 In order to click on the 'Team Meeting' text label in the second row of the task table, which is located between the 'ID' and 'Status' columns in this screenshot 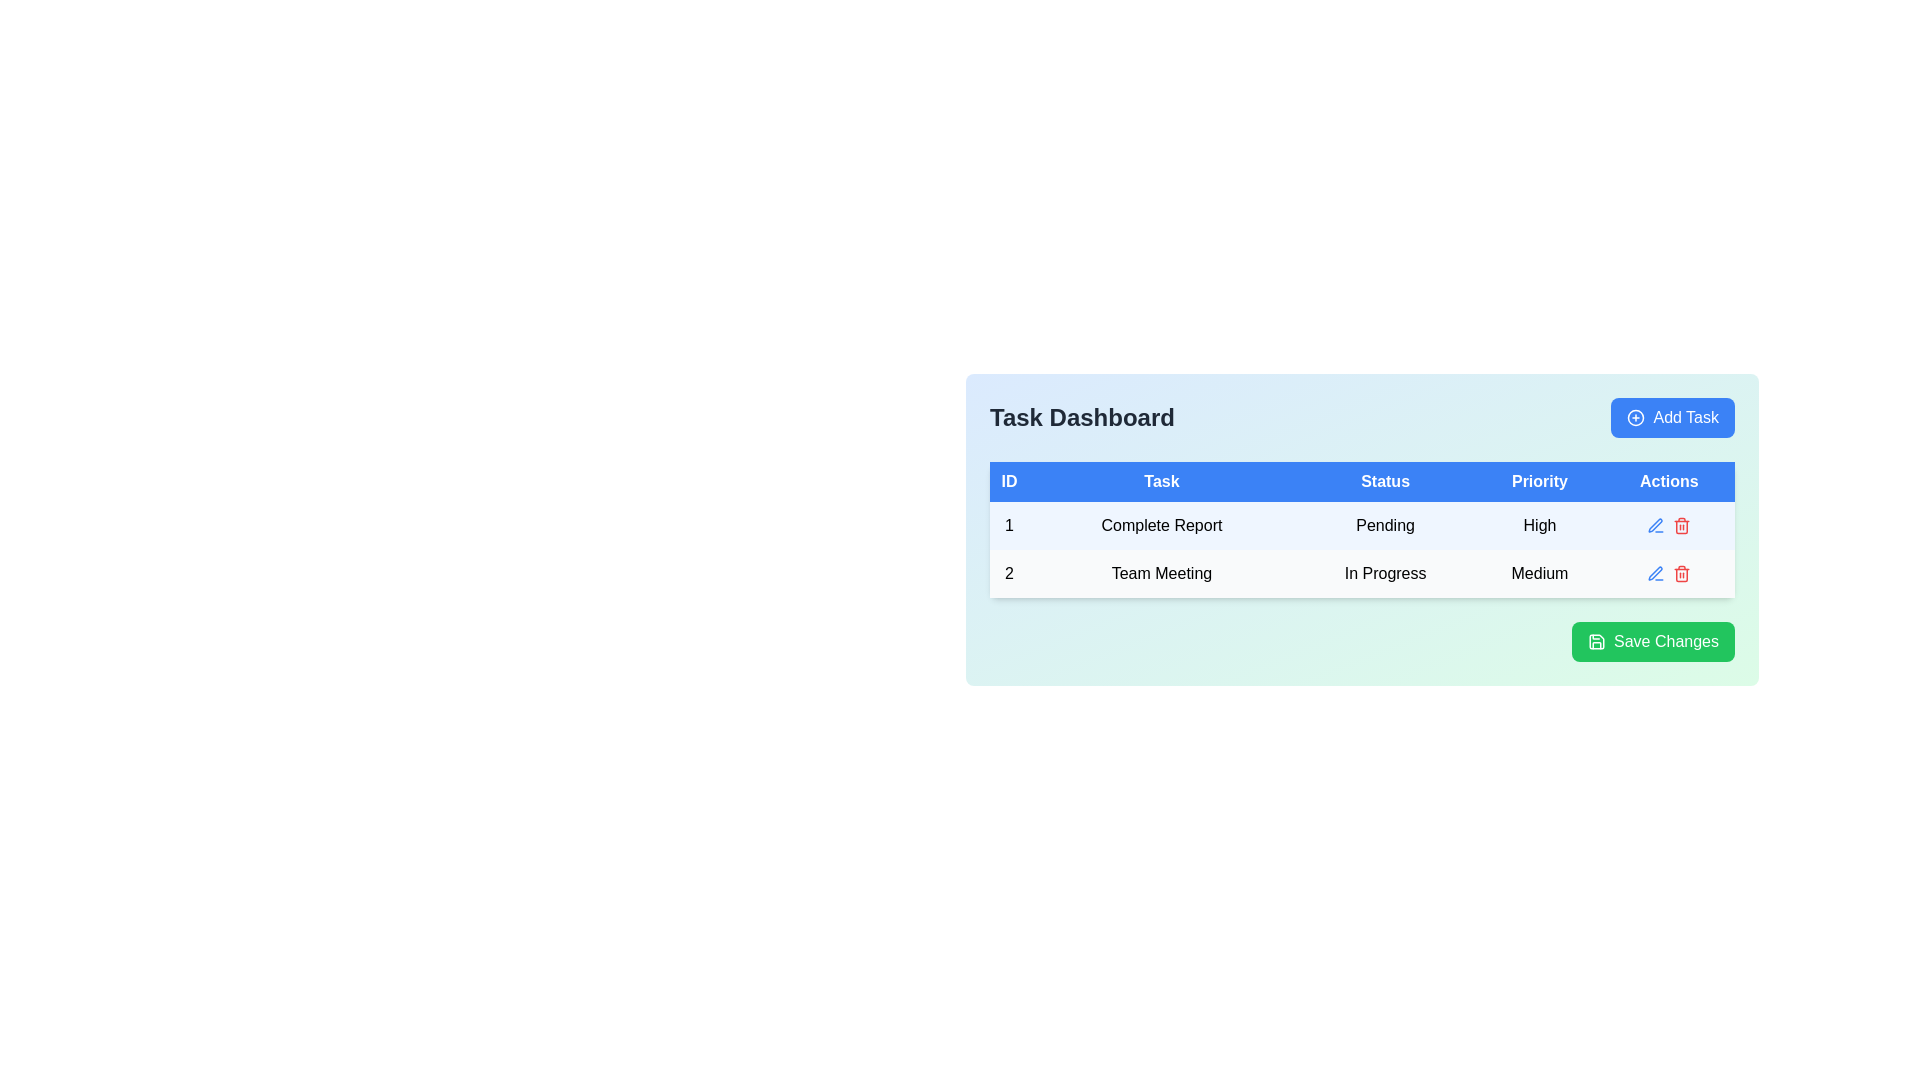, I will do `click(1161, 574)`.